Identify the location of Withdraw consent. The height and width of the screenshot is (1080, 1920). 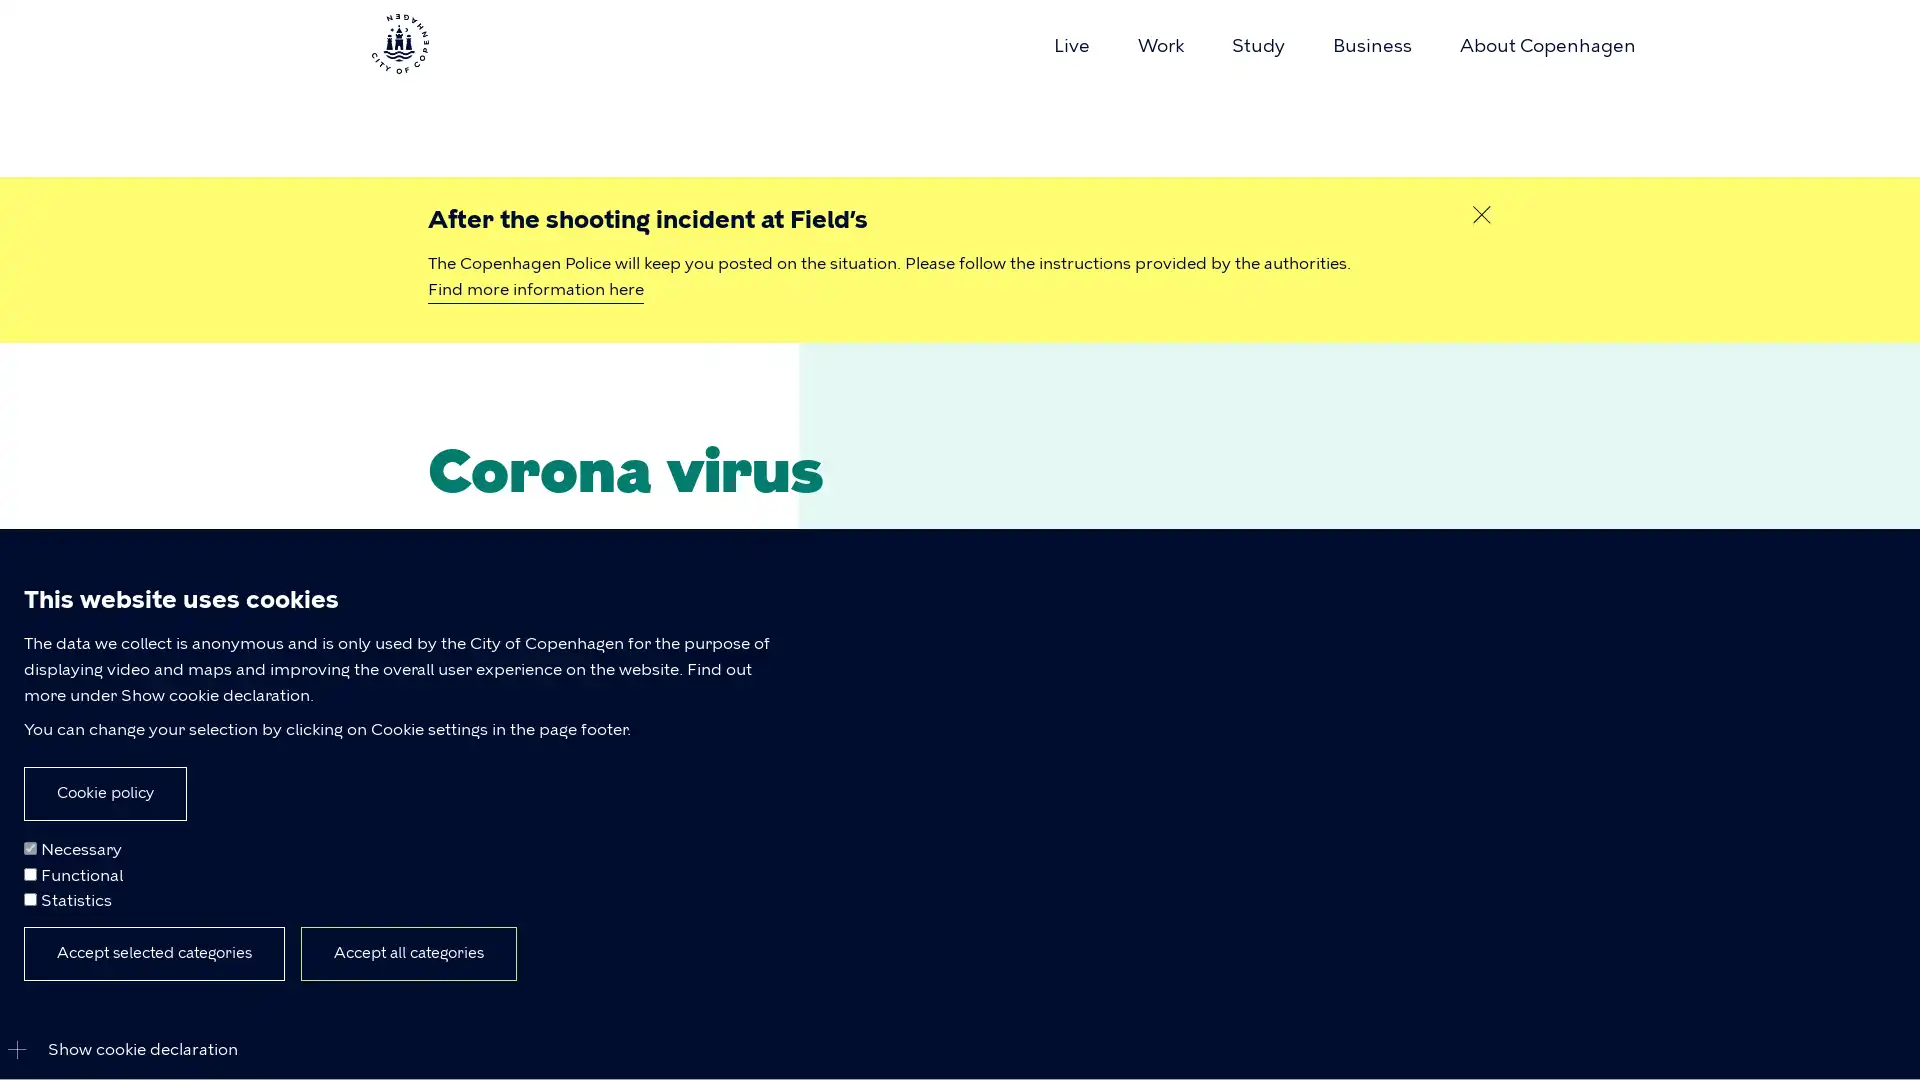
(334, 963).